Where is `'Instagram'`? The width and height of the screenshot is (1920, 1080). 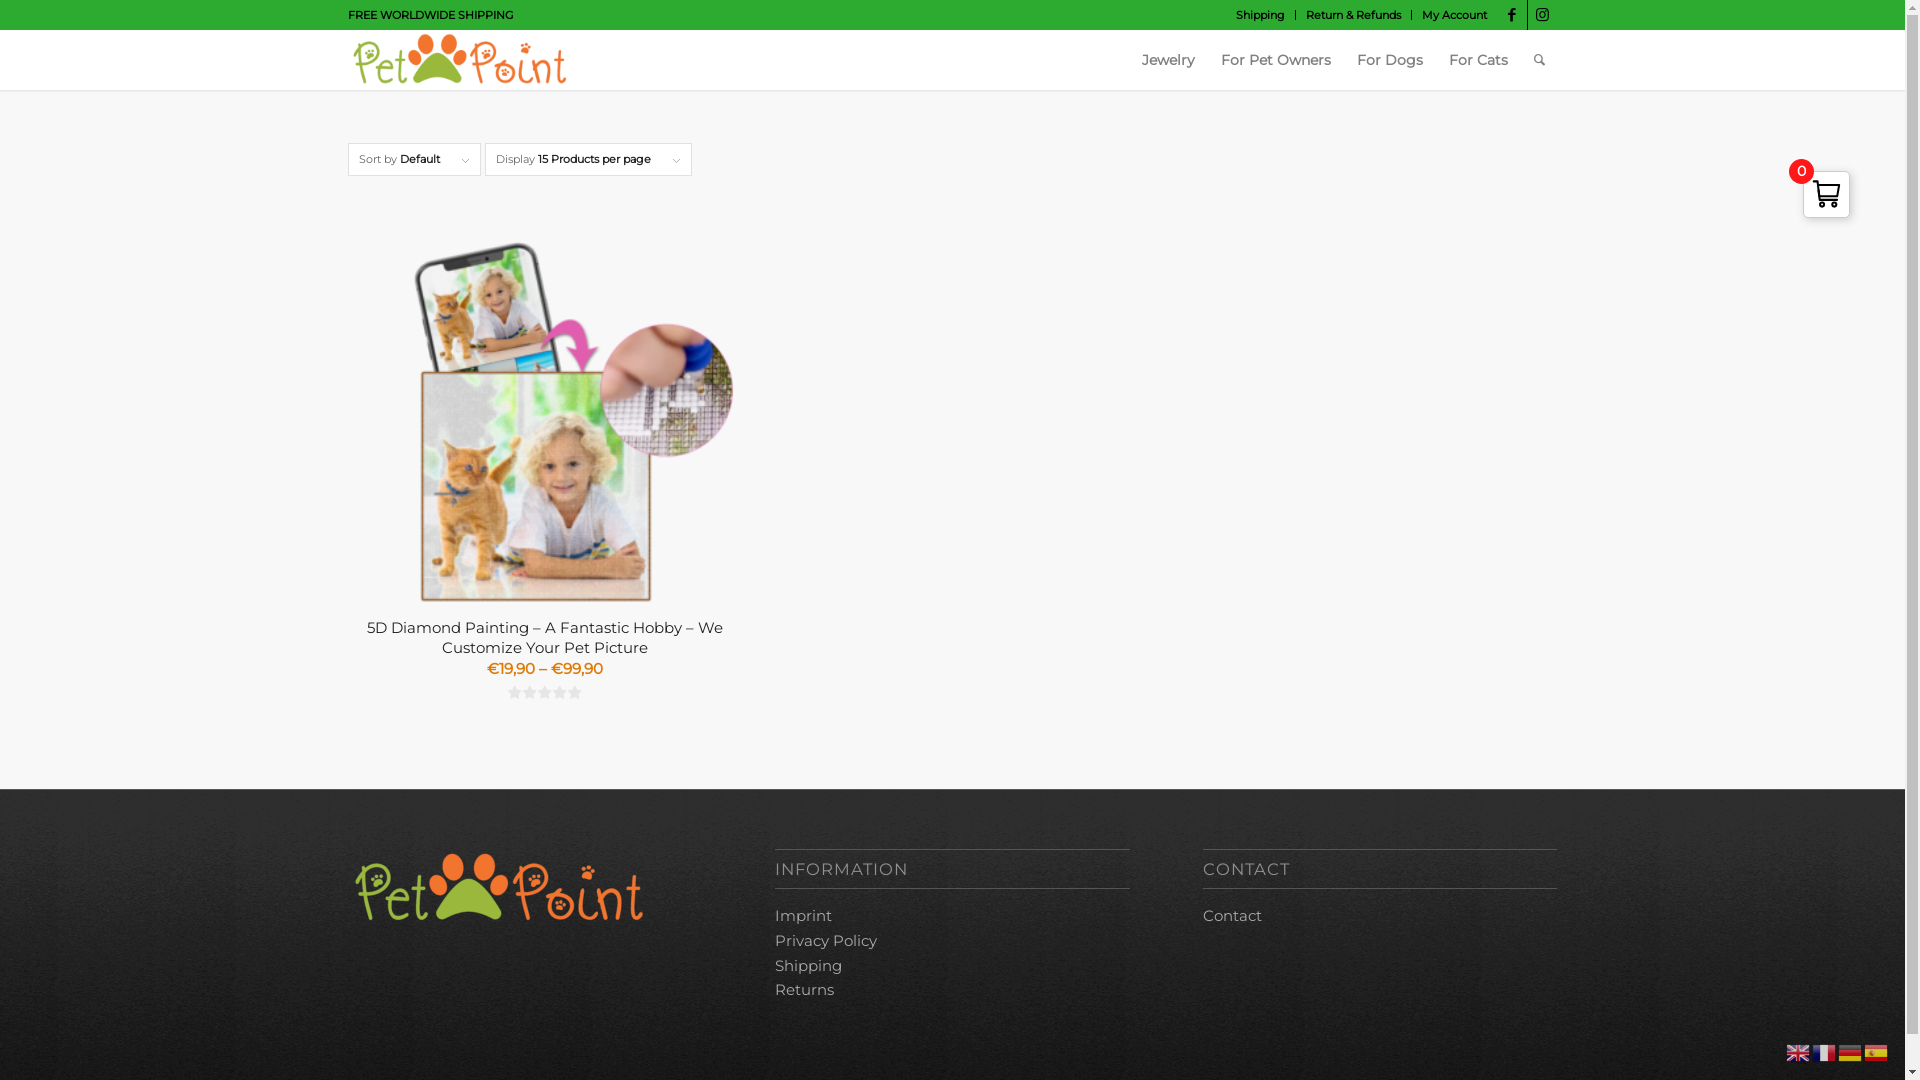 'Instagram' is located at coordinates (1526, 15).